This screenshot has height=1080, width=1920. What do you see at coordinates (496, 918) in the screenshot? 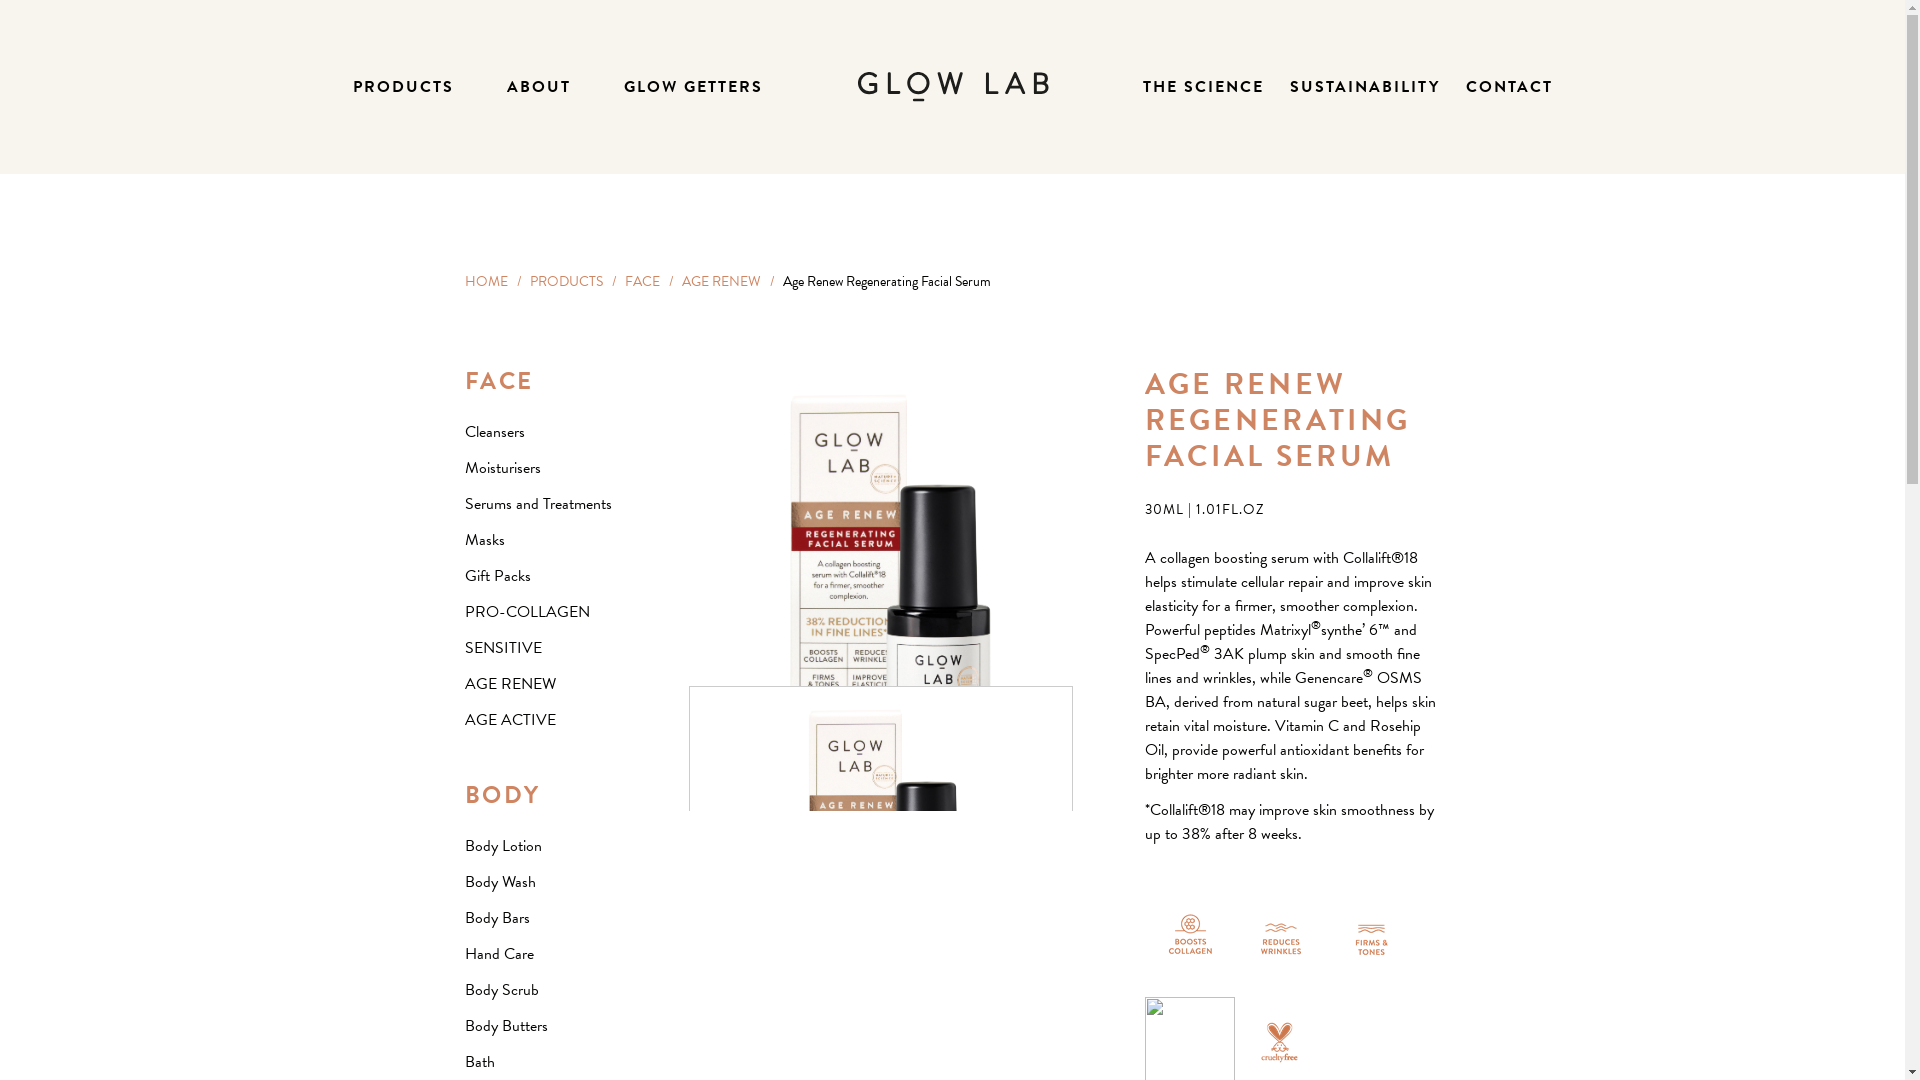
I see `'Body Bars'` at bounding box center [496, 918].